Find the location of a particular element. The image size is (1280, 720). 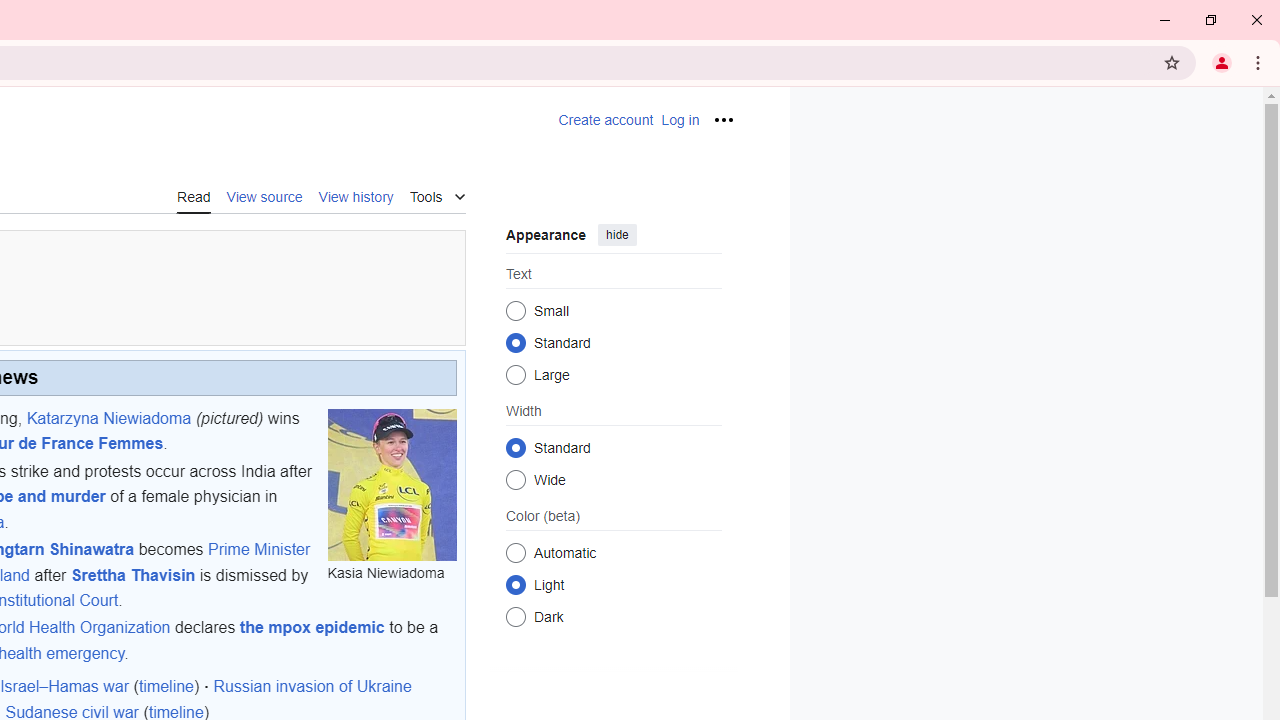

'Srettha Thavisin' is located at coordinates (132, 574).